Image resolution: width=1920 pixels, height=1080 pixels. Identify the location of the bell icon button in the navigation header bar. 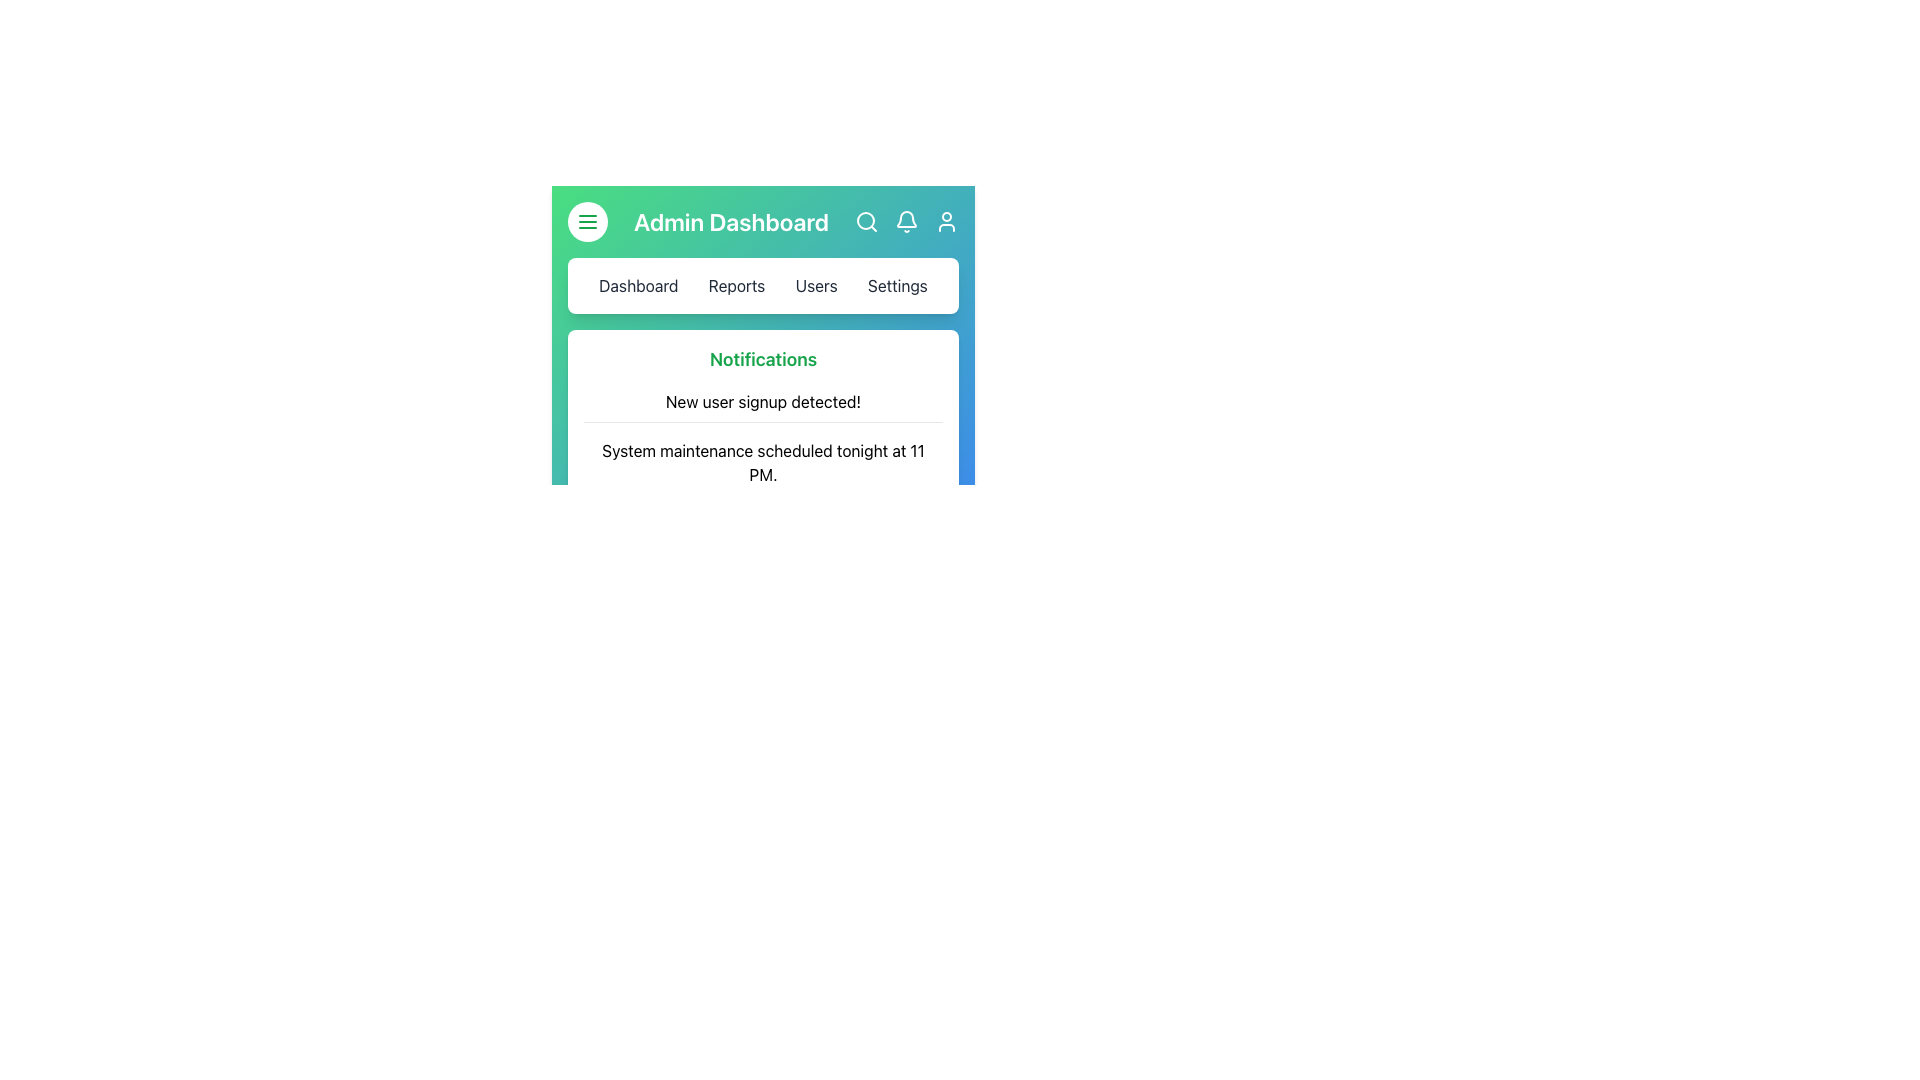
(906, 222).